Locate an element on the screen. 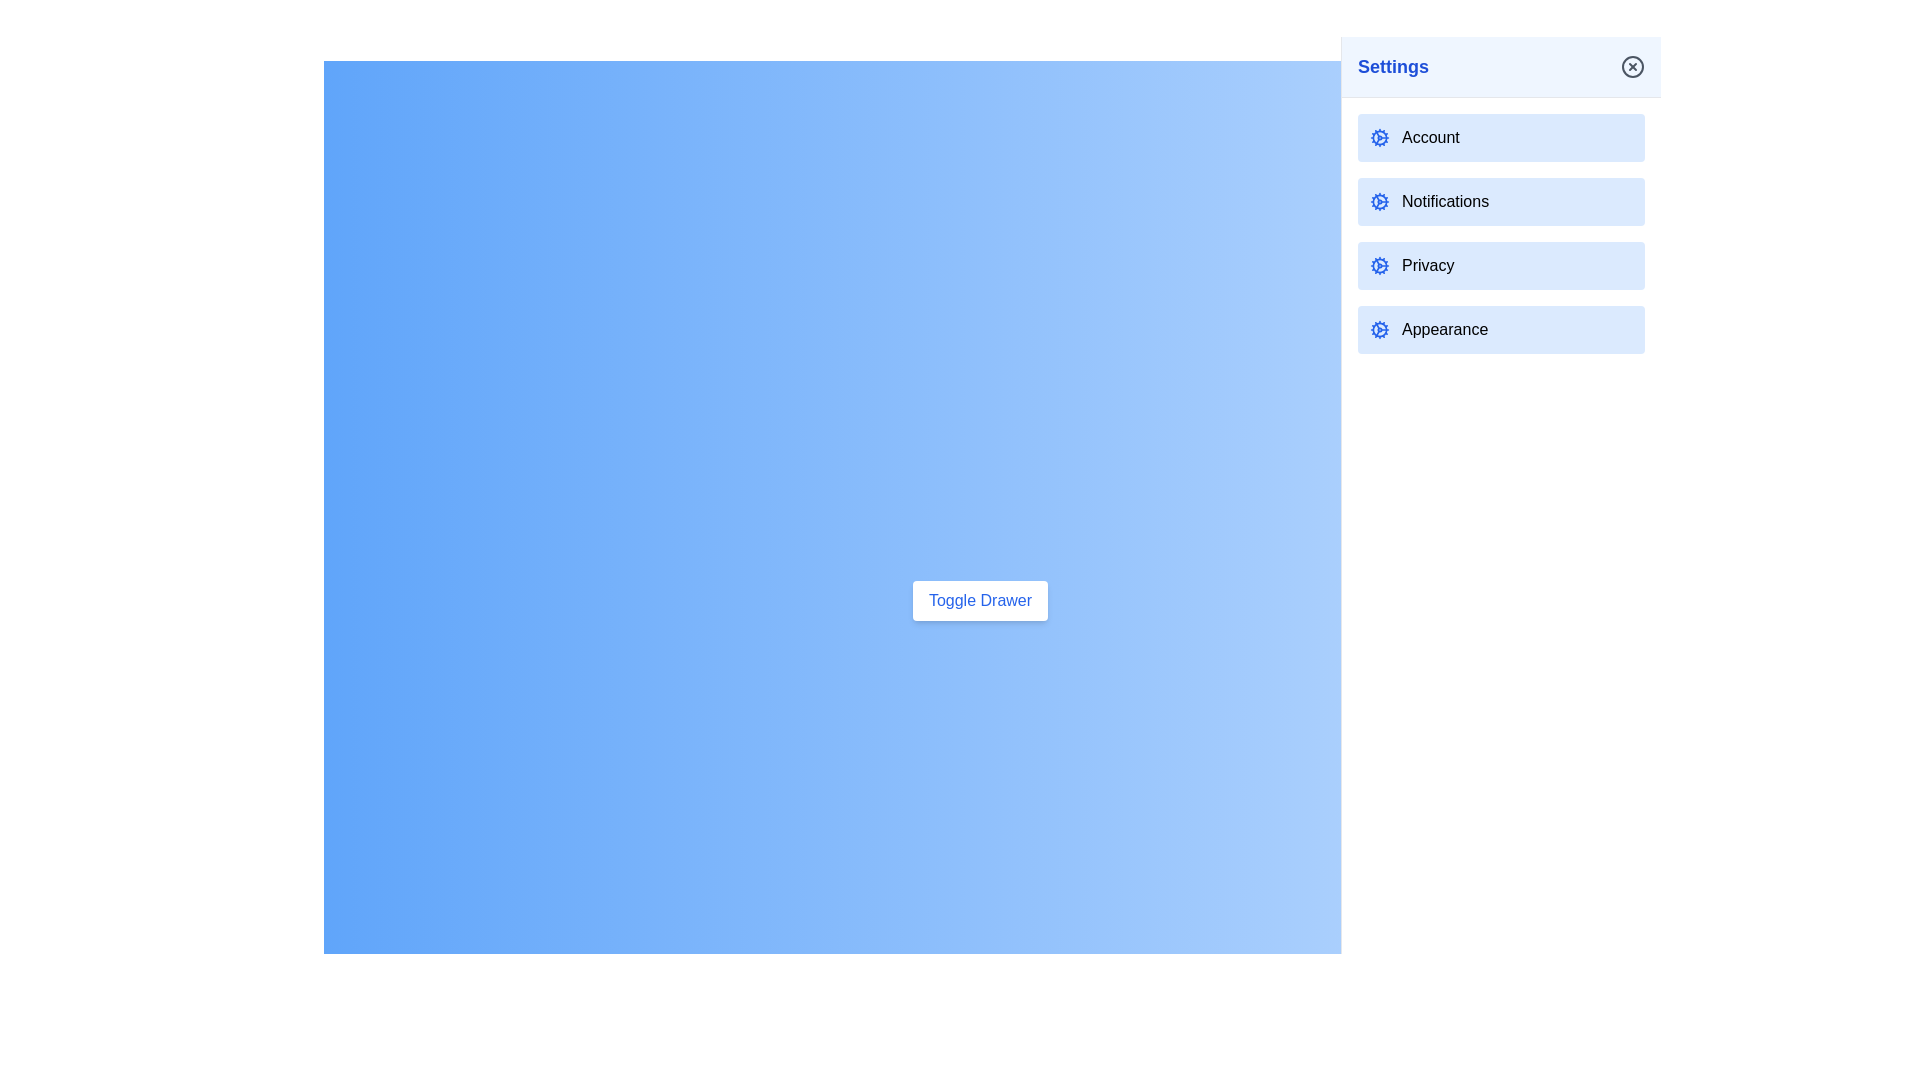  the Privacy setting in the drawer is located at coordinates (1501, 265).